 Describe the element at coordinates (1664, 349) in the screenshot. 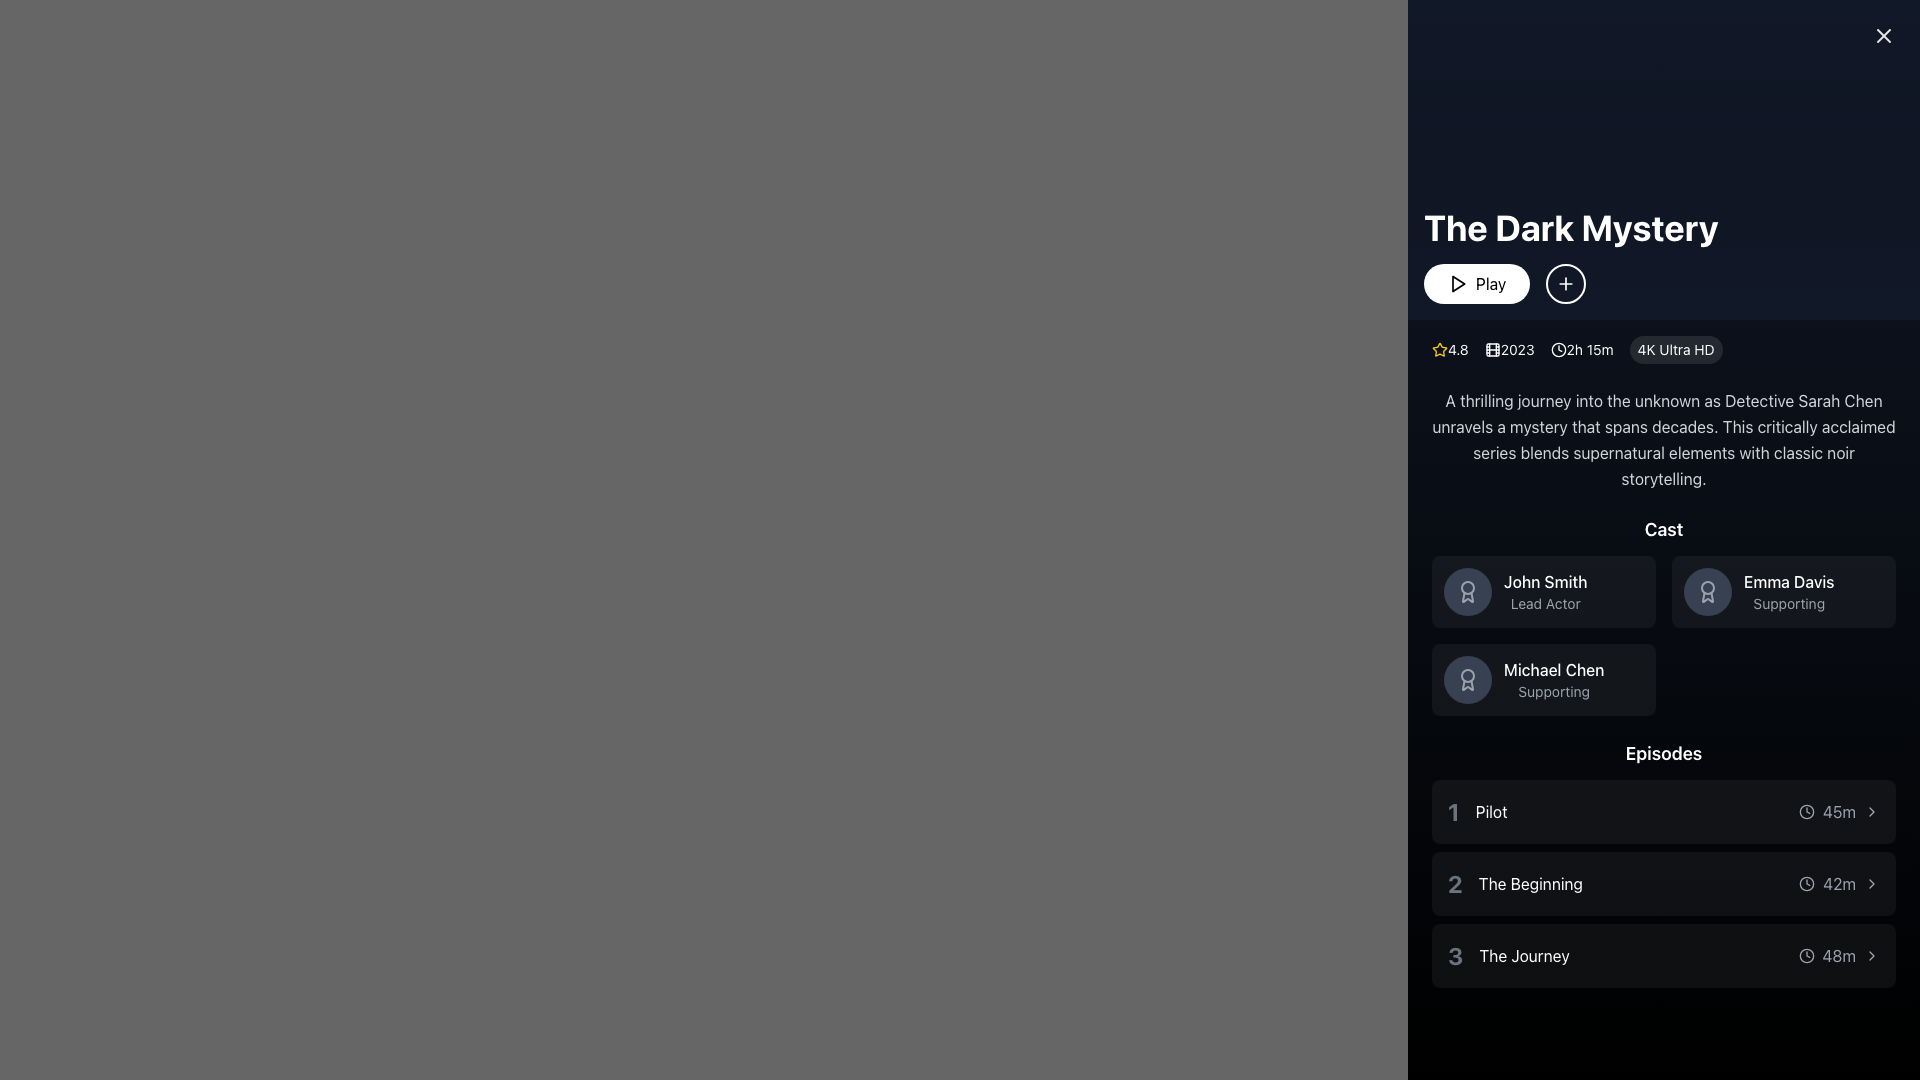

I see `the Metadata display group that provides information such as rating, release year, duration, and resolution quality, located beneath the title 'The Dark Mystery' and above the primary action buttons` at that location.